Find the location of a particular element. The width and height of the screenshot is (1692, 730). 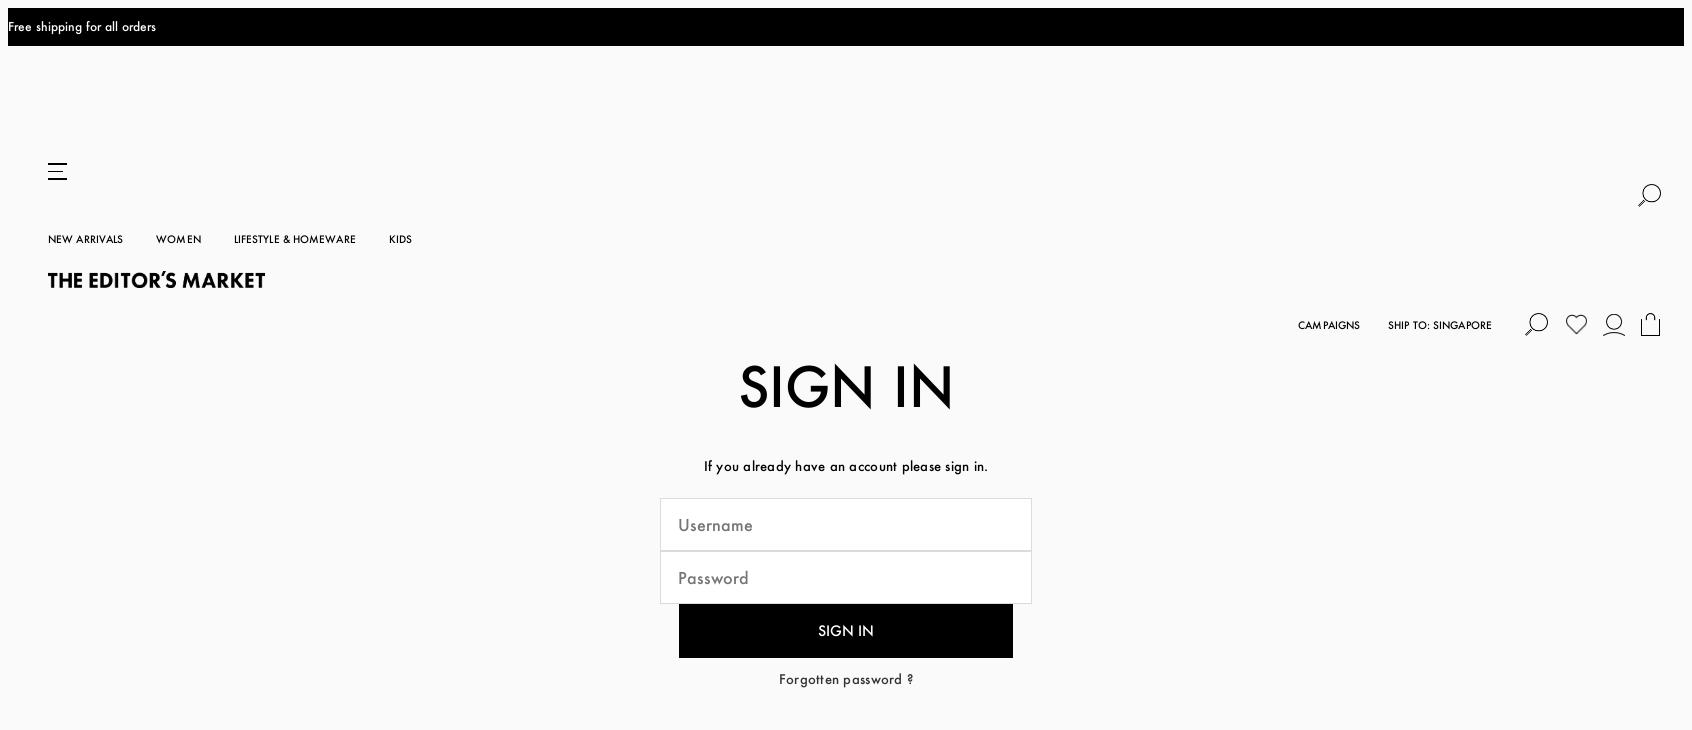

'If you already have an account please sign in.' is located at coordinates (845, 306).